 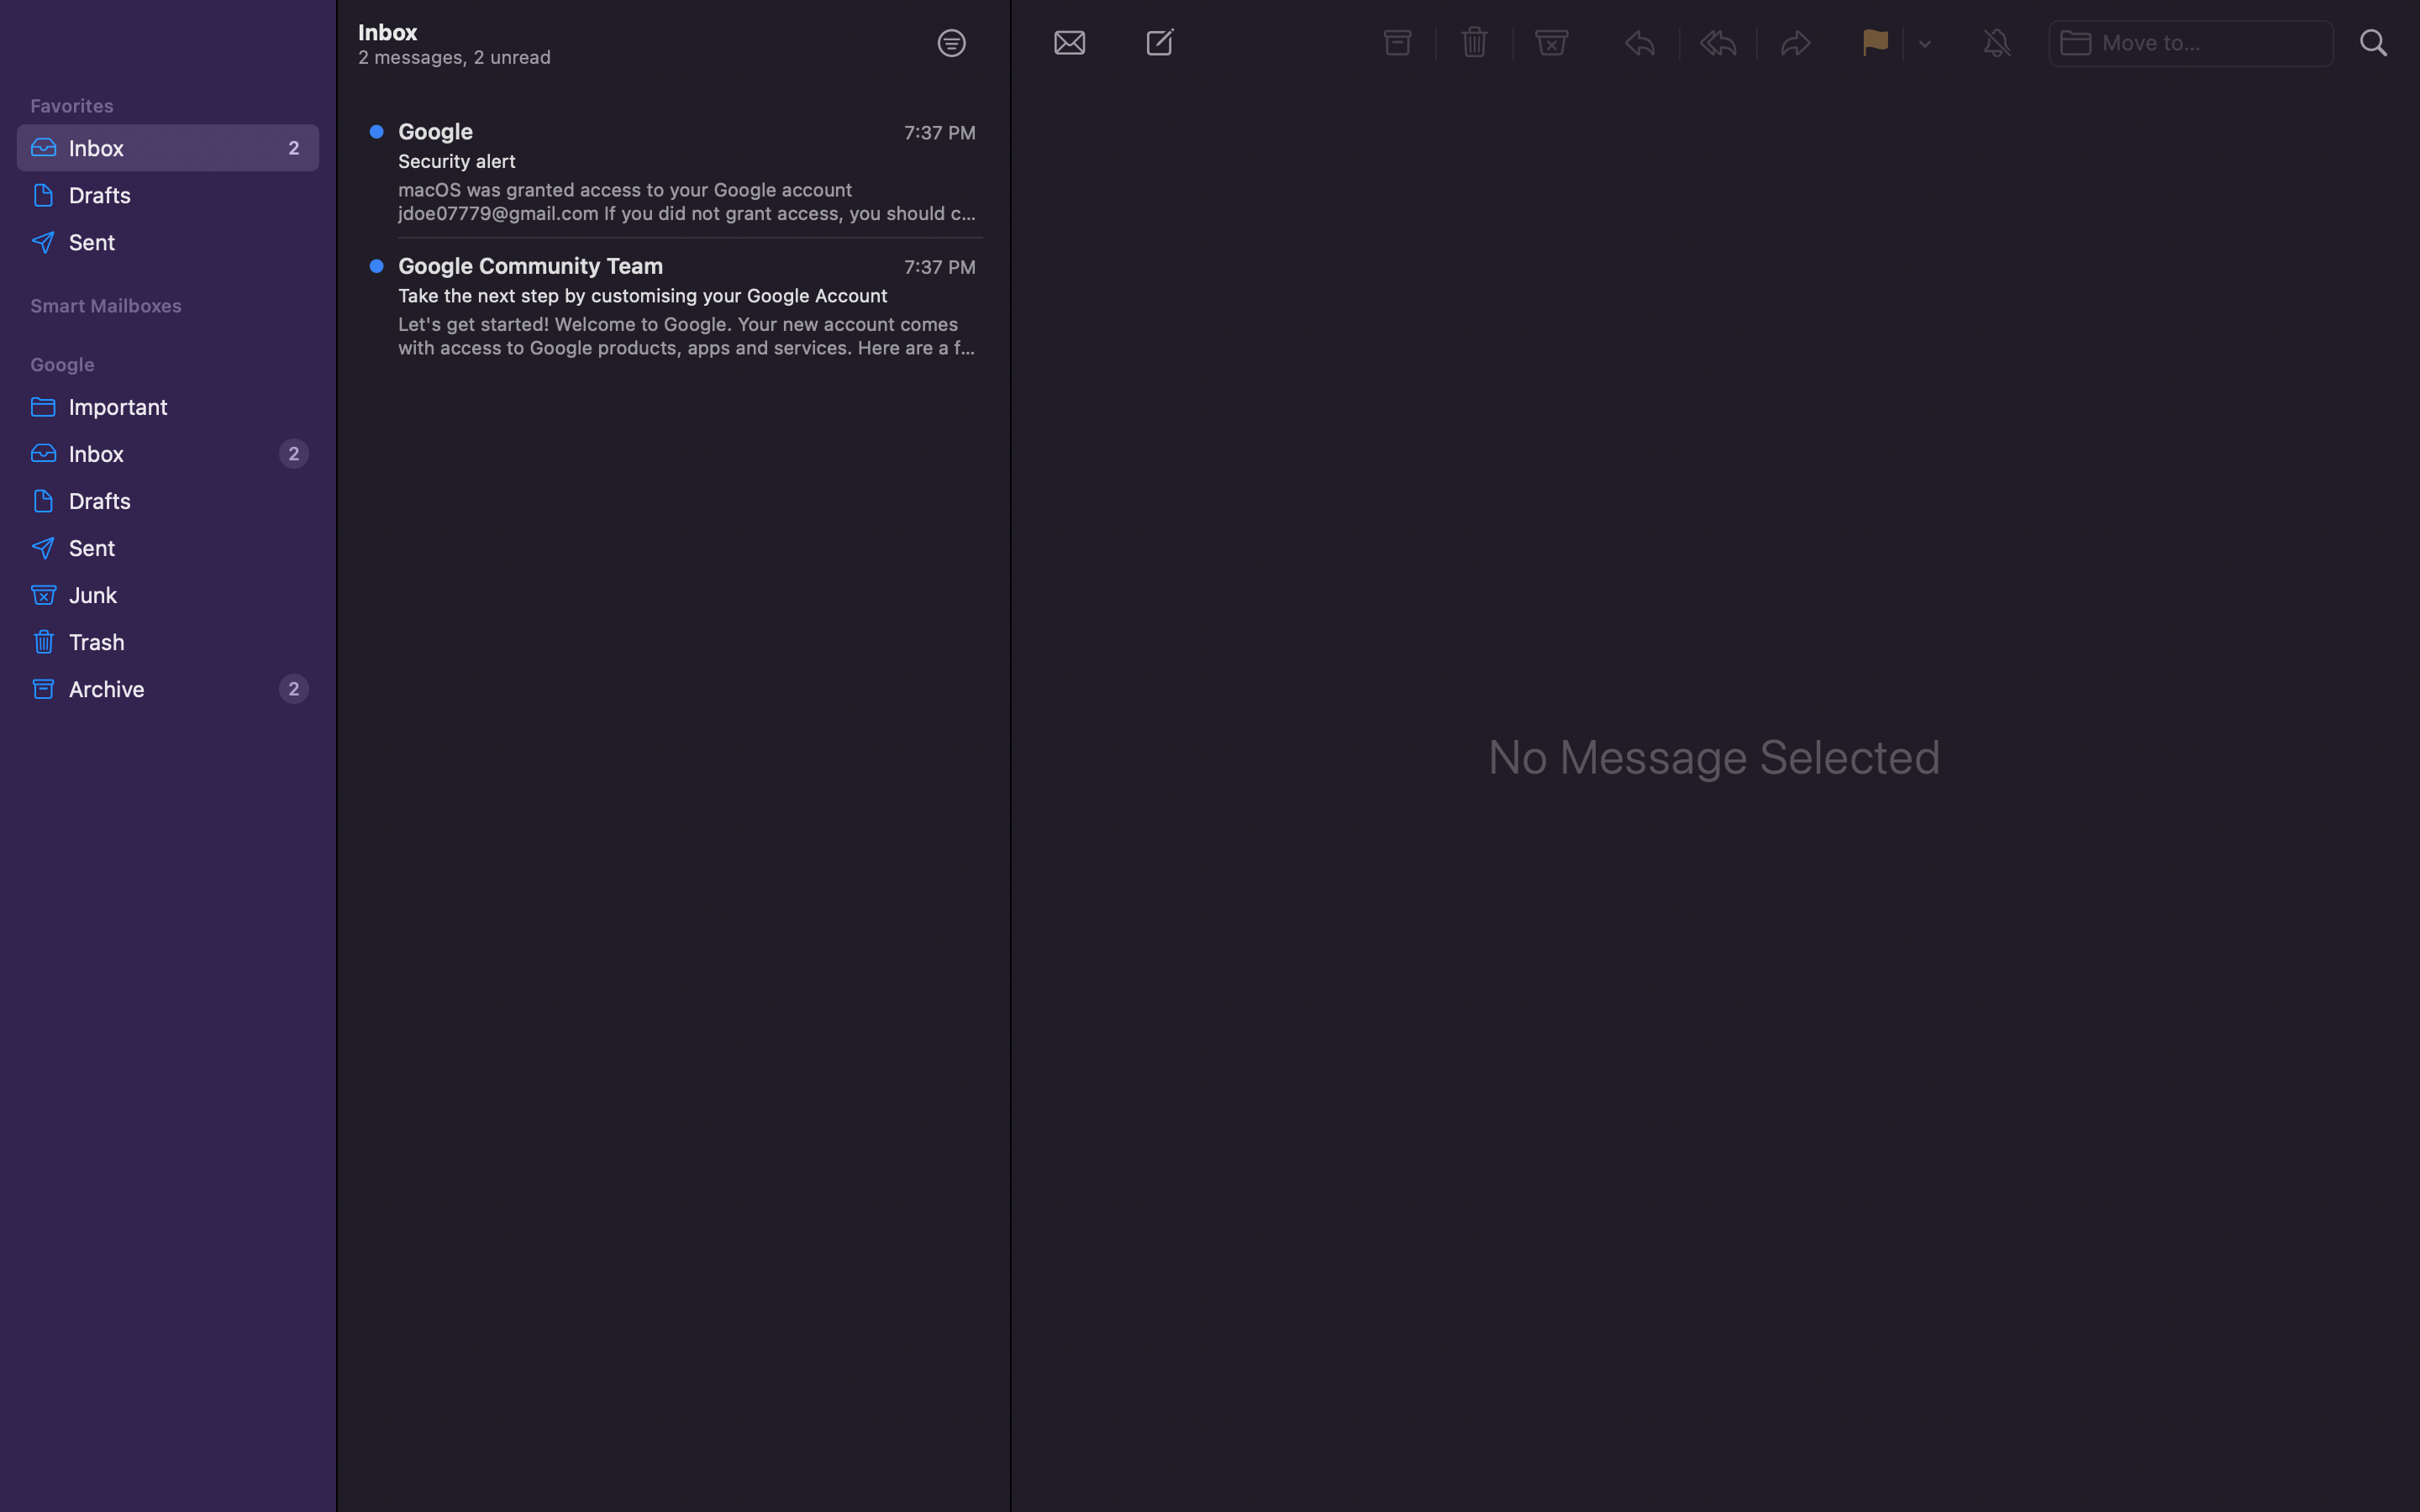 I want to click on Pick the feature to compose a brand new email, so click(x=1165, y=46).